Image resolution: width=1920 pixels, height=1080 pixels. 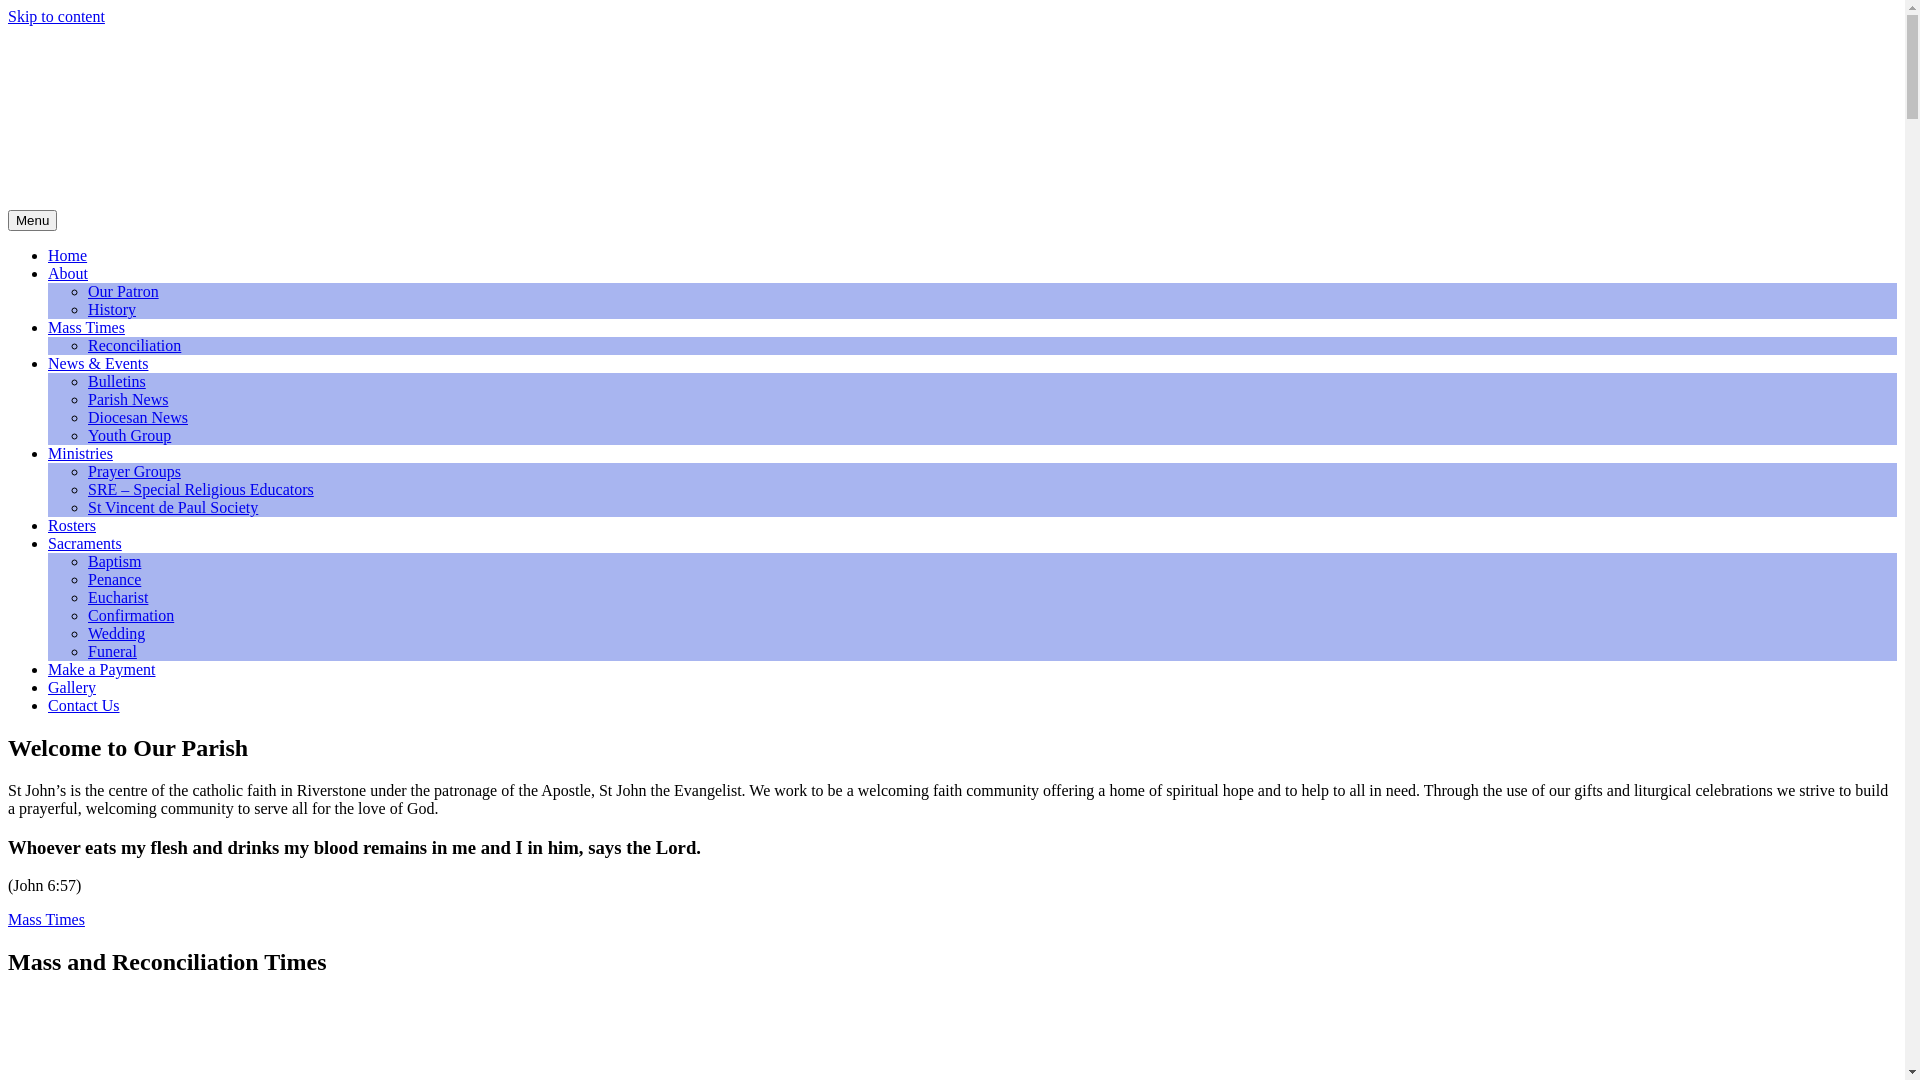 I want to click on 'History', so click(x=110, y=309).